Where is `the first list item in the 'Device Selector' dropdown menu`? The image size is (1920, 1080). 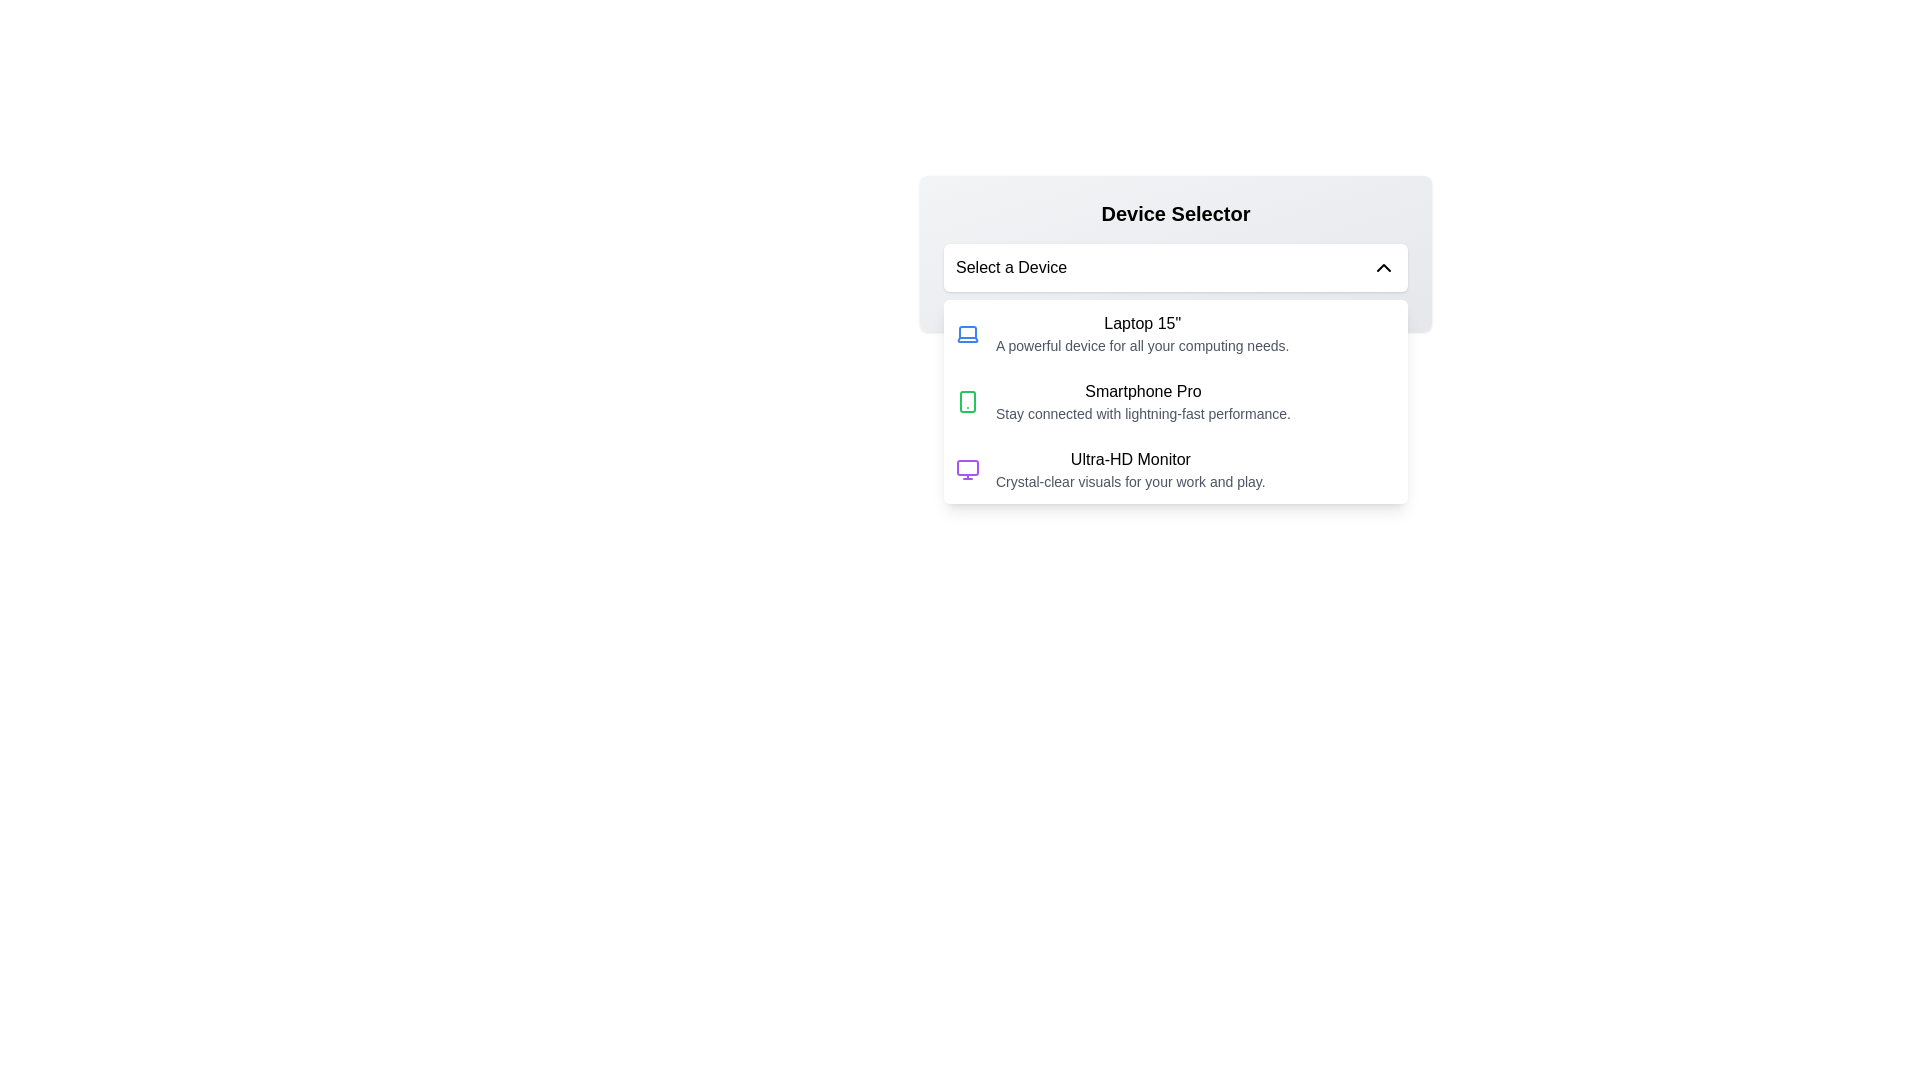
the first list item in the 'Device Selector' dropdown menu is located at coordinates (1176, 333).